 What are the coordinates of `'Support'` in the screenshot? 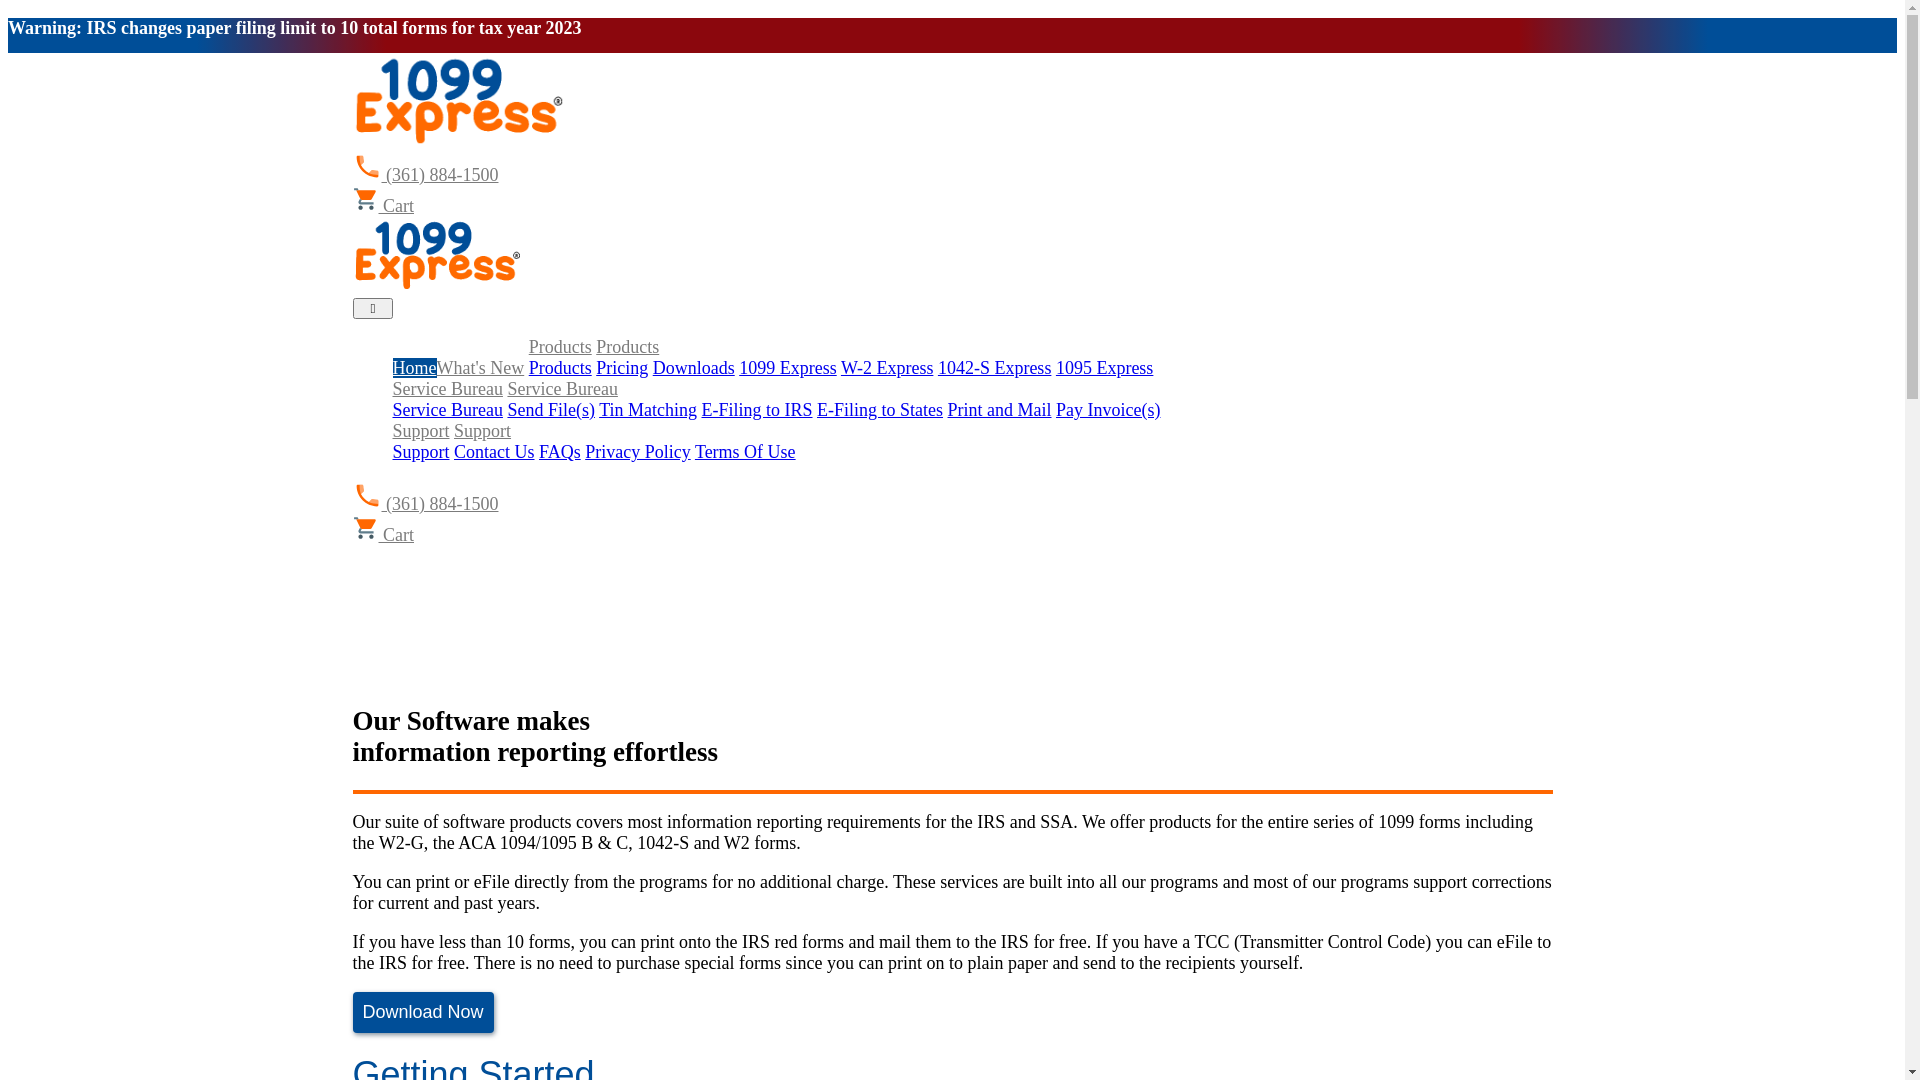 It's located at (419, 430).